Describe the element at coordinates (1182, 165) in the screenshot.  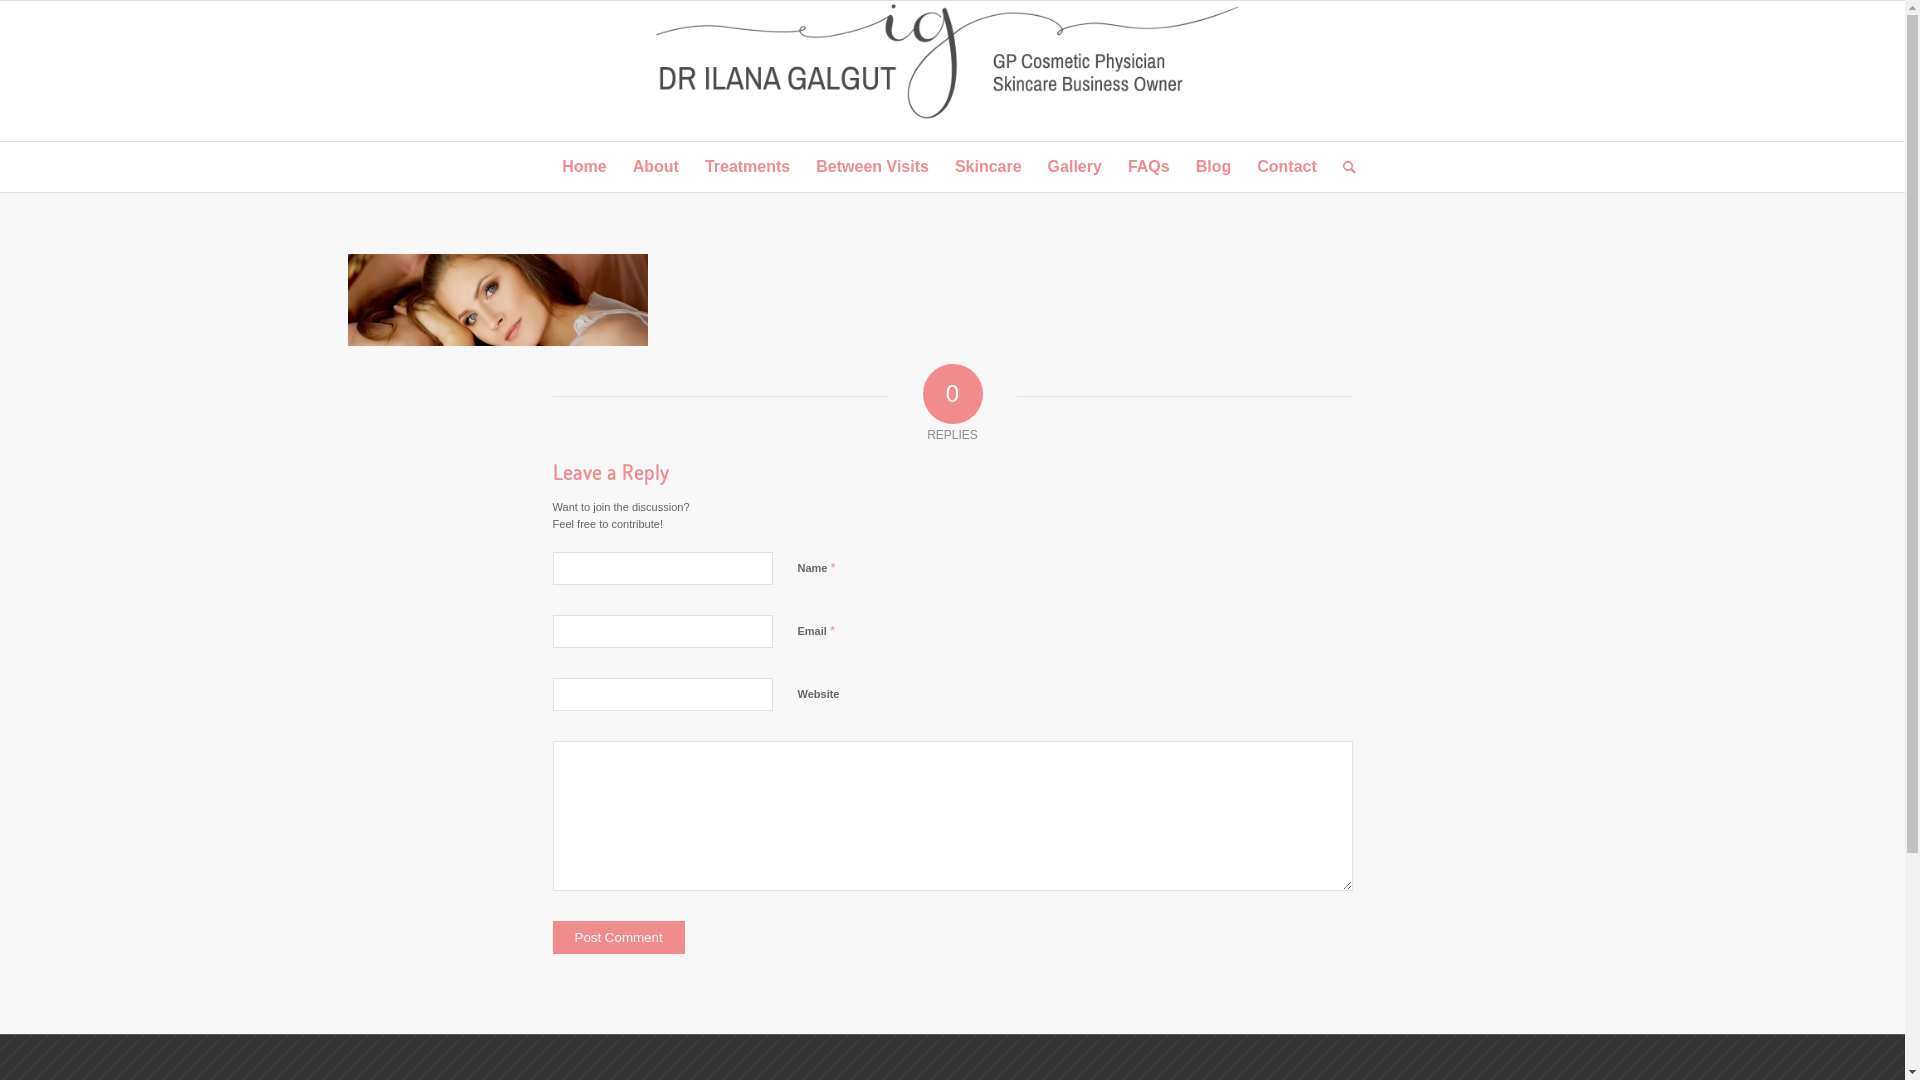
I see `'Blog'` at that location.